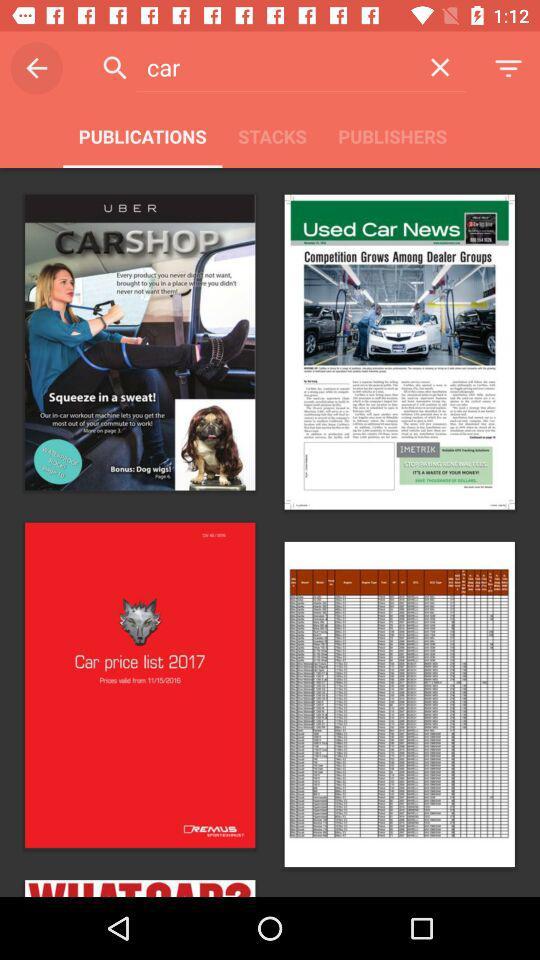 The image size is (540, 960). I want to click on the first image, so click(139, 343).